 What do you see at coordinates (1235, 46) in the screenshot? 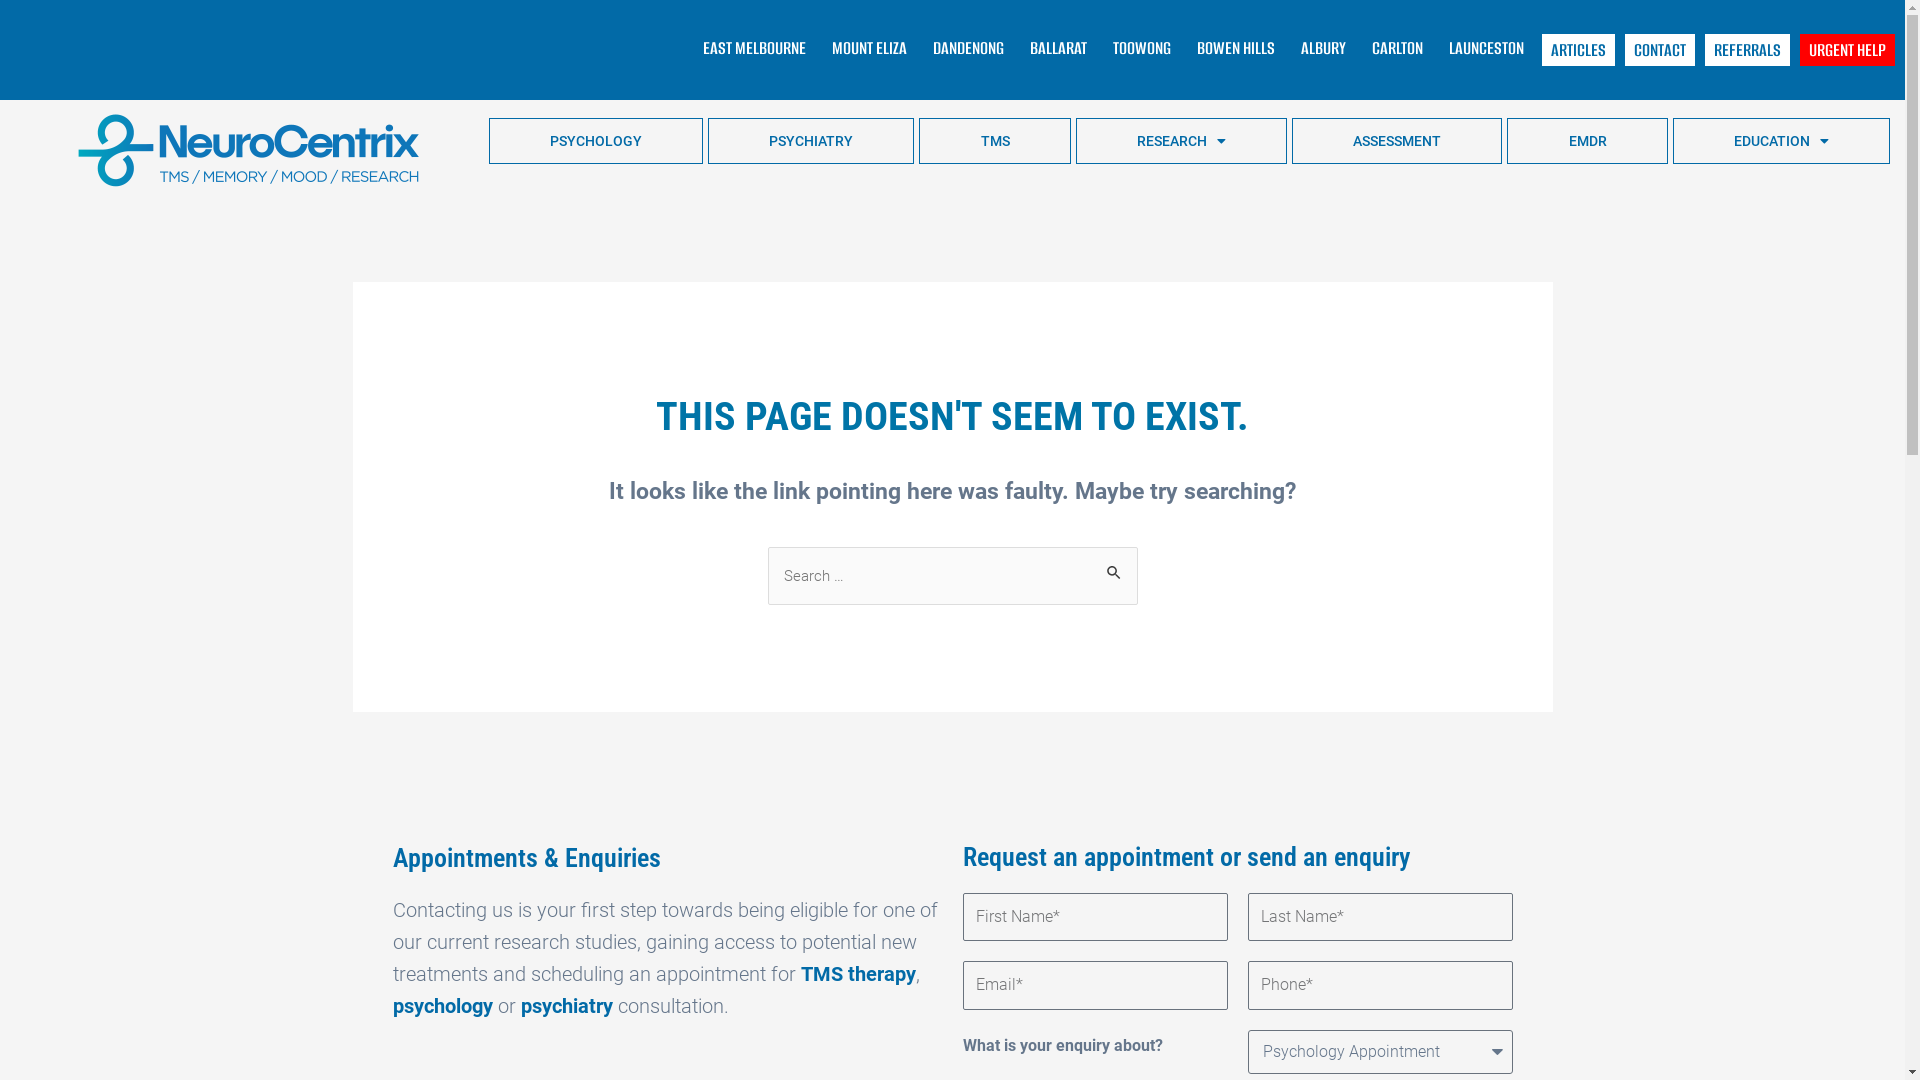
I see `'BOWEN HILLS'` at bounding box center [1235, 46].